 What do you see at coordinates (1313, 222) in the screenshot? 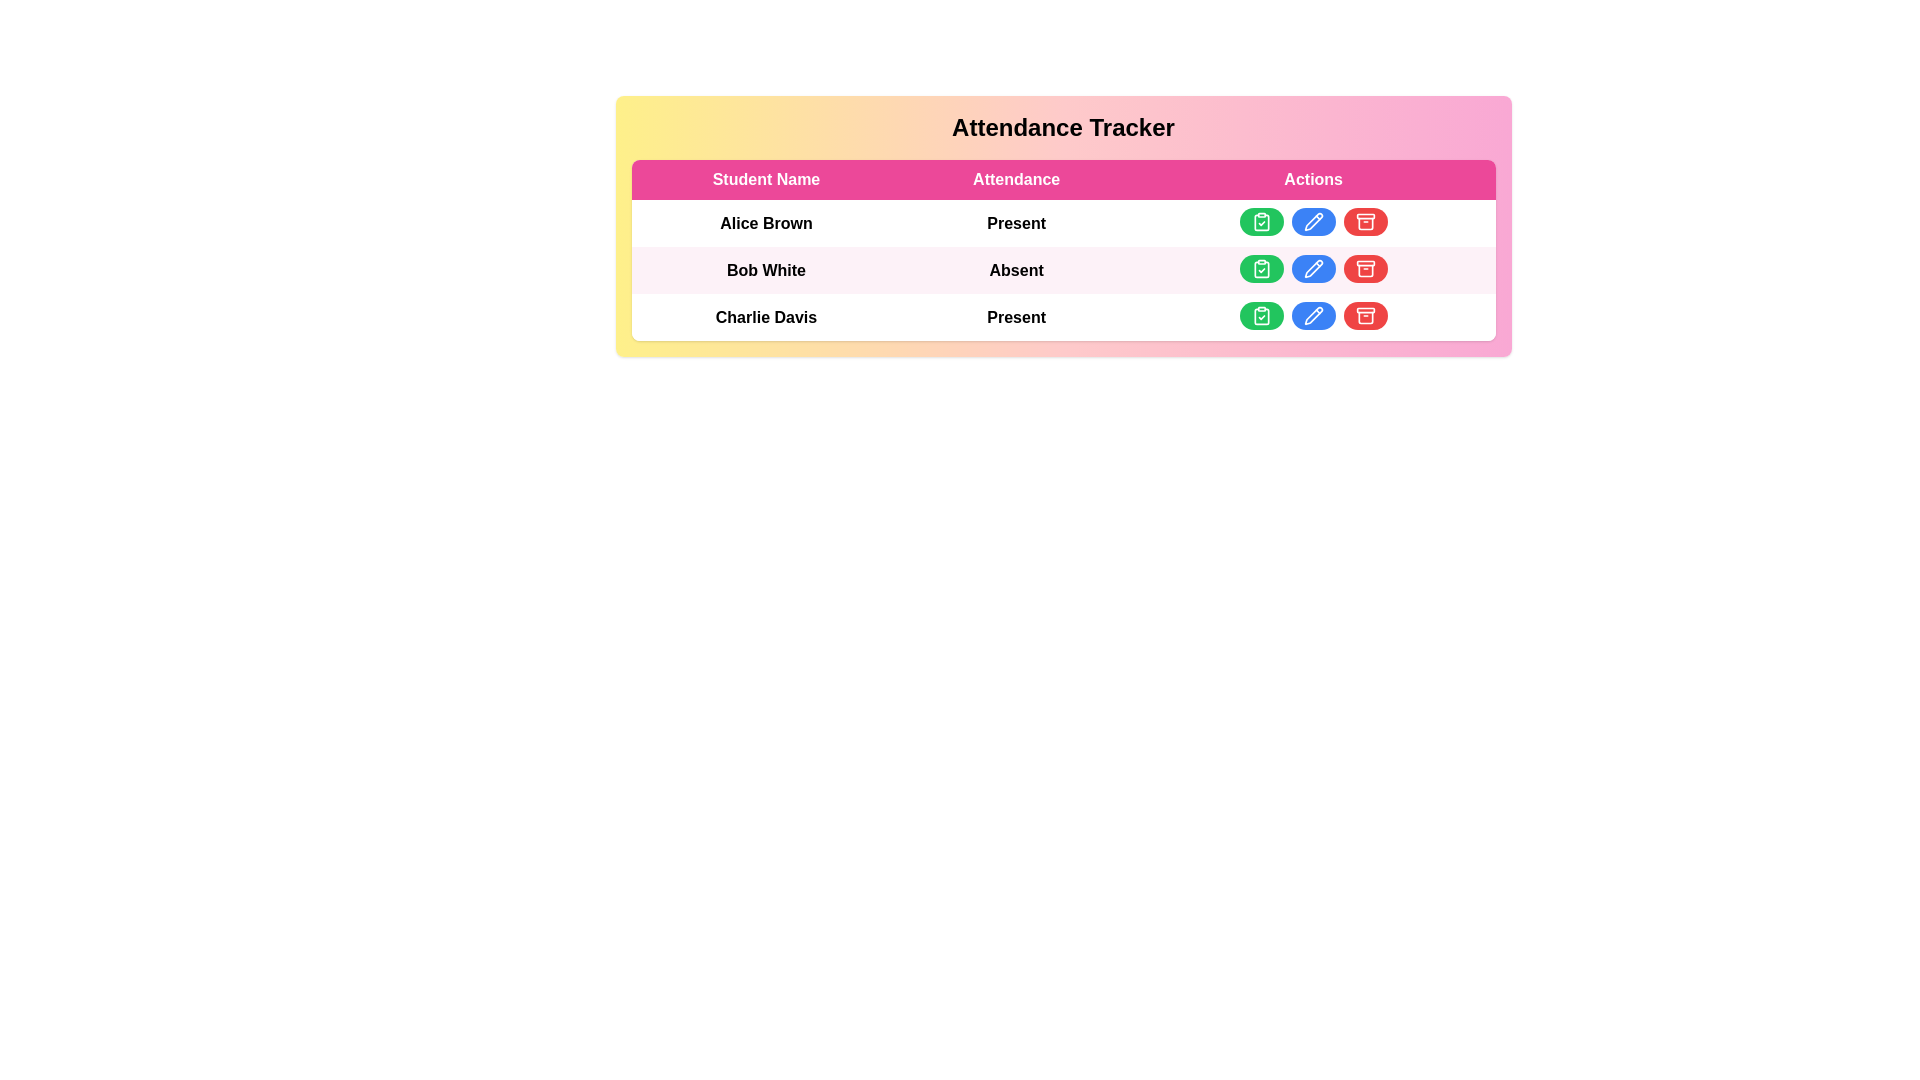
I see `'edit details' button for the student Alice Brown` at bounding box center [1313, 222].